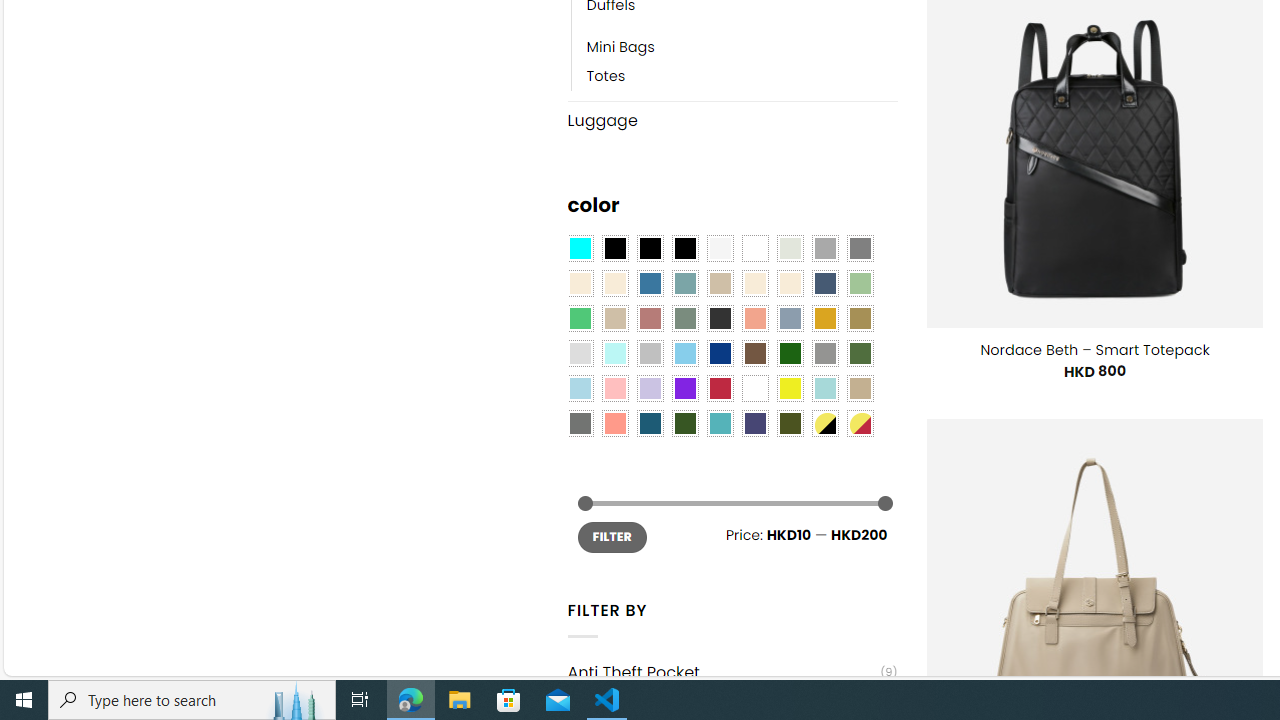 This screenshot has height=720, width=1280. Describe the element at coordinates (611, 536) in the screenshot. I see `'FILTER'` at that location.